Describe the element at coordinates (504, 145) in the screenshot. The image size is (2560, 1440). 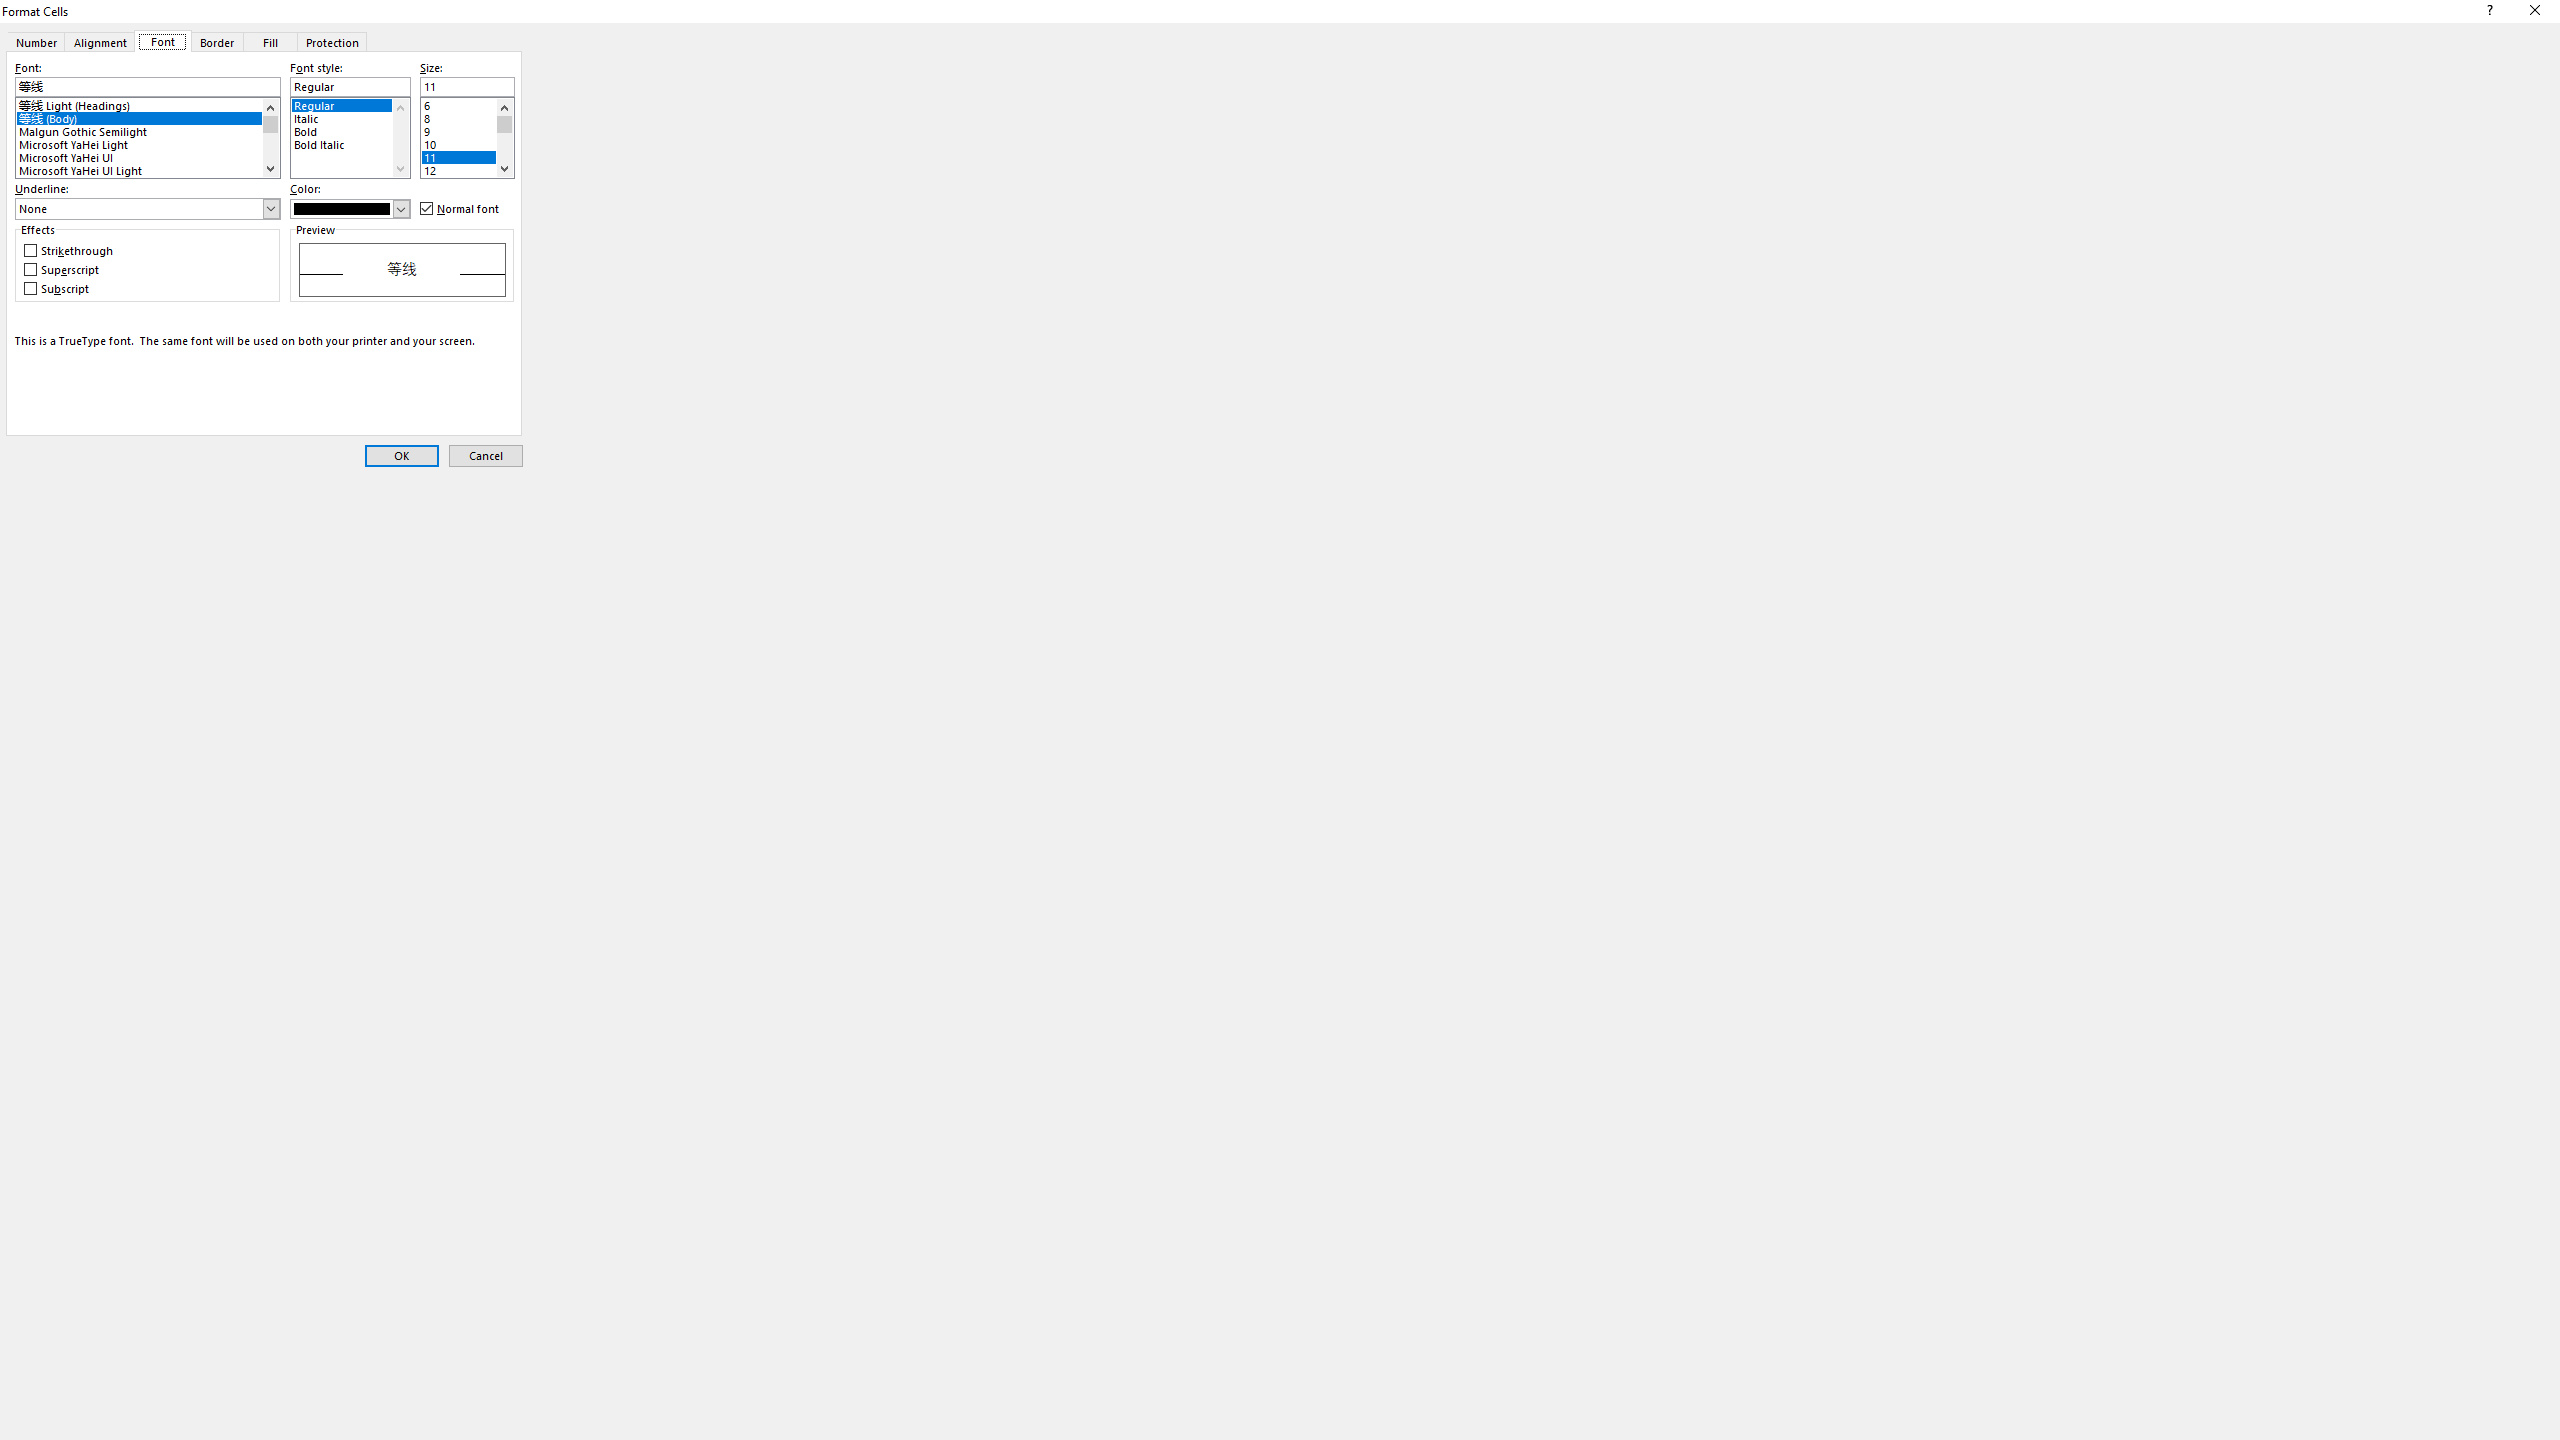
I see `'Page down'` at that location.